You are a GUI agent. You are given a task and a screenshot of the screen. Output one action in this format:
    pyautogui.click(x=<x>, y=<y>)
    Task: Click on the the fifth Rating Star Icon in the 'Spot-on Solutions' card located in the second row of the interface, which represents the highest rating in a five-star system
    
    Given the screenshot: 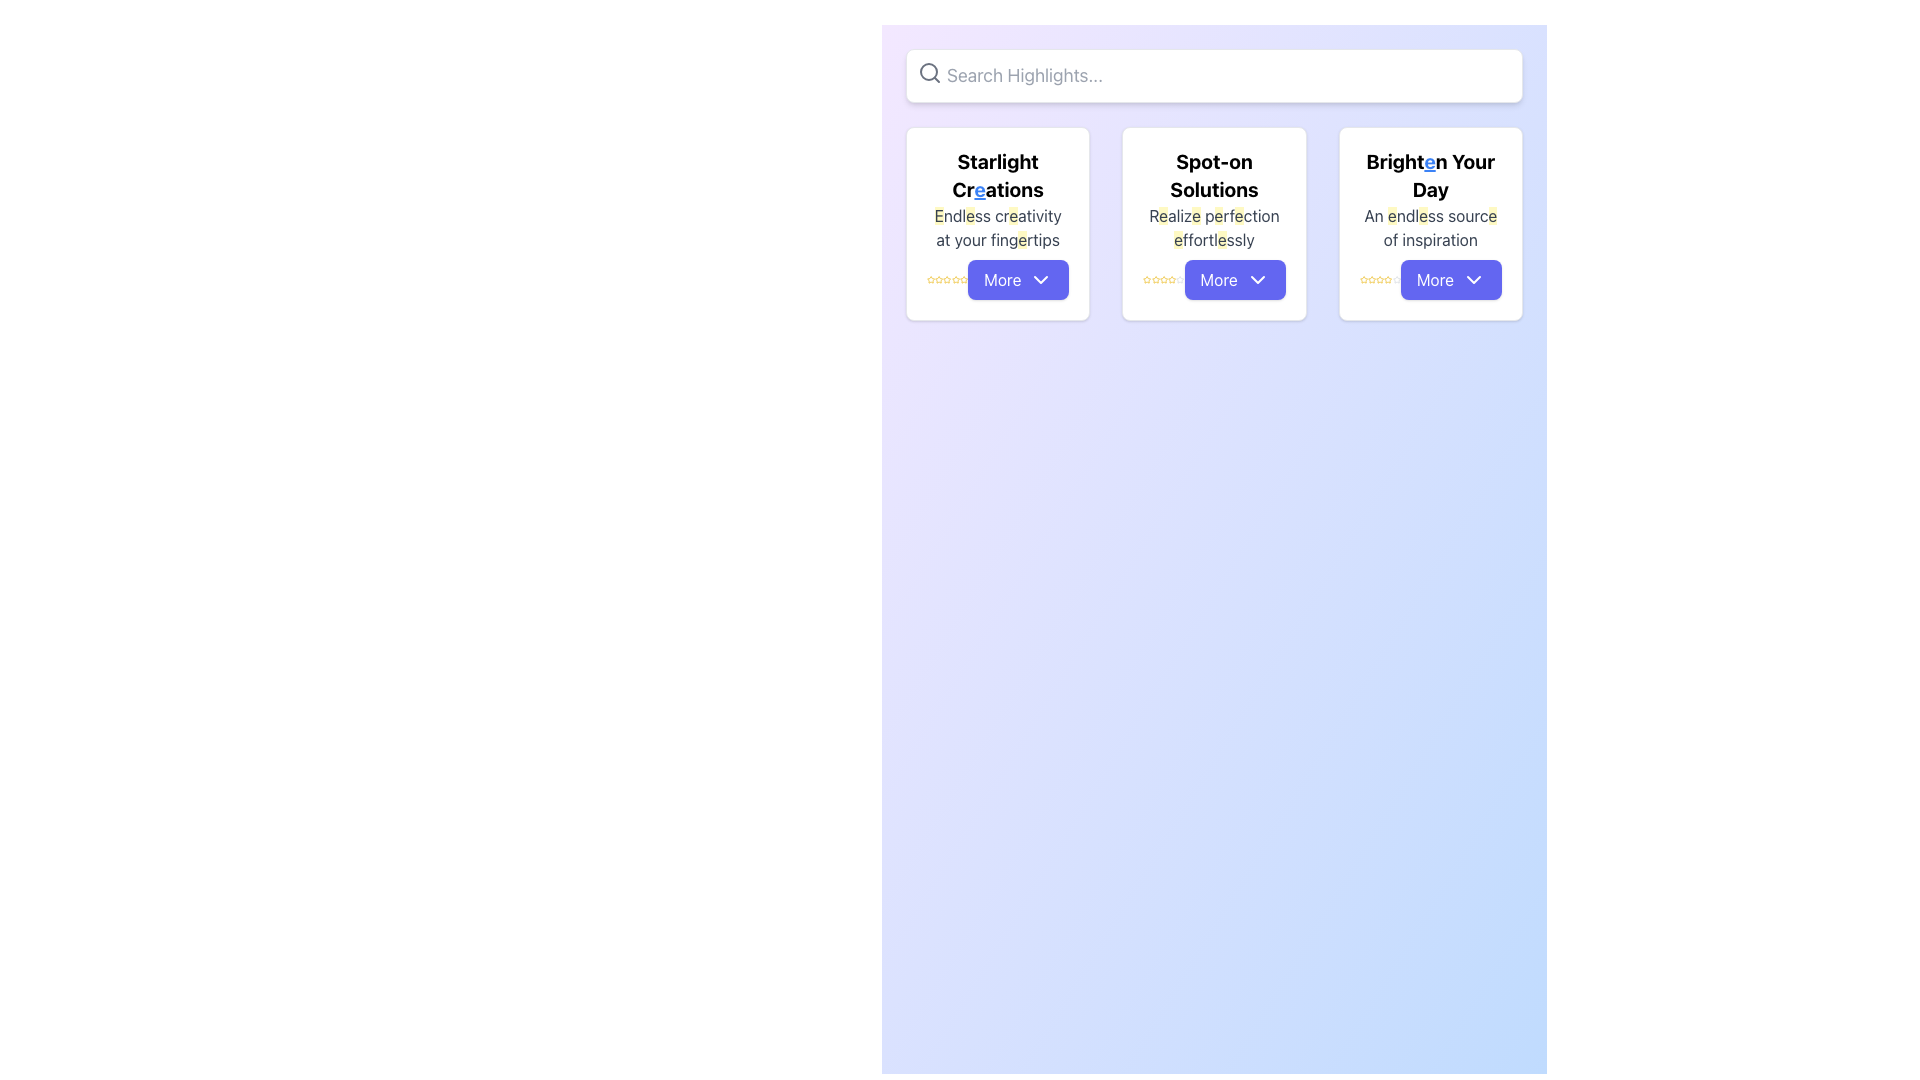 What is the action you would take?
    pyautogui.click(x=1180, y=280)
    